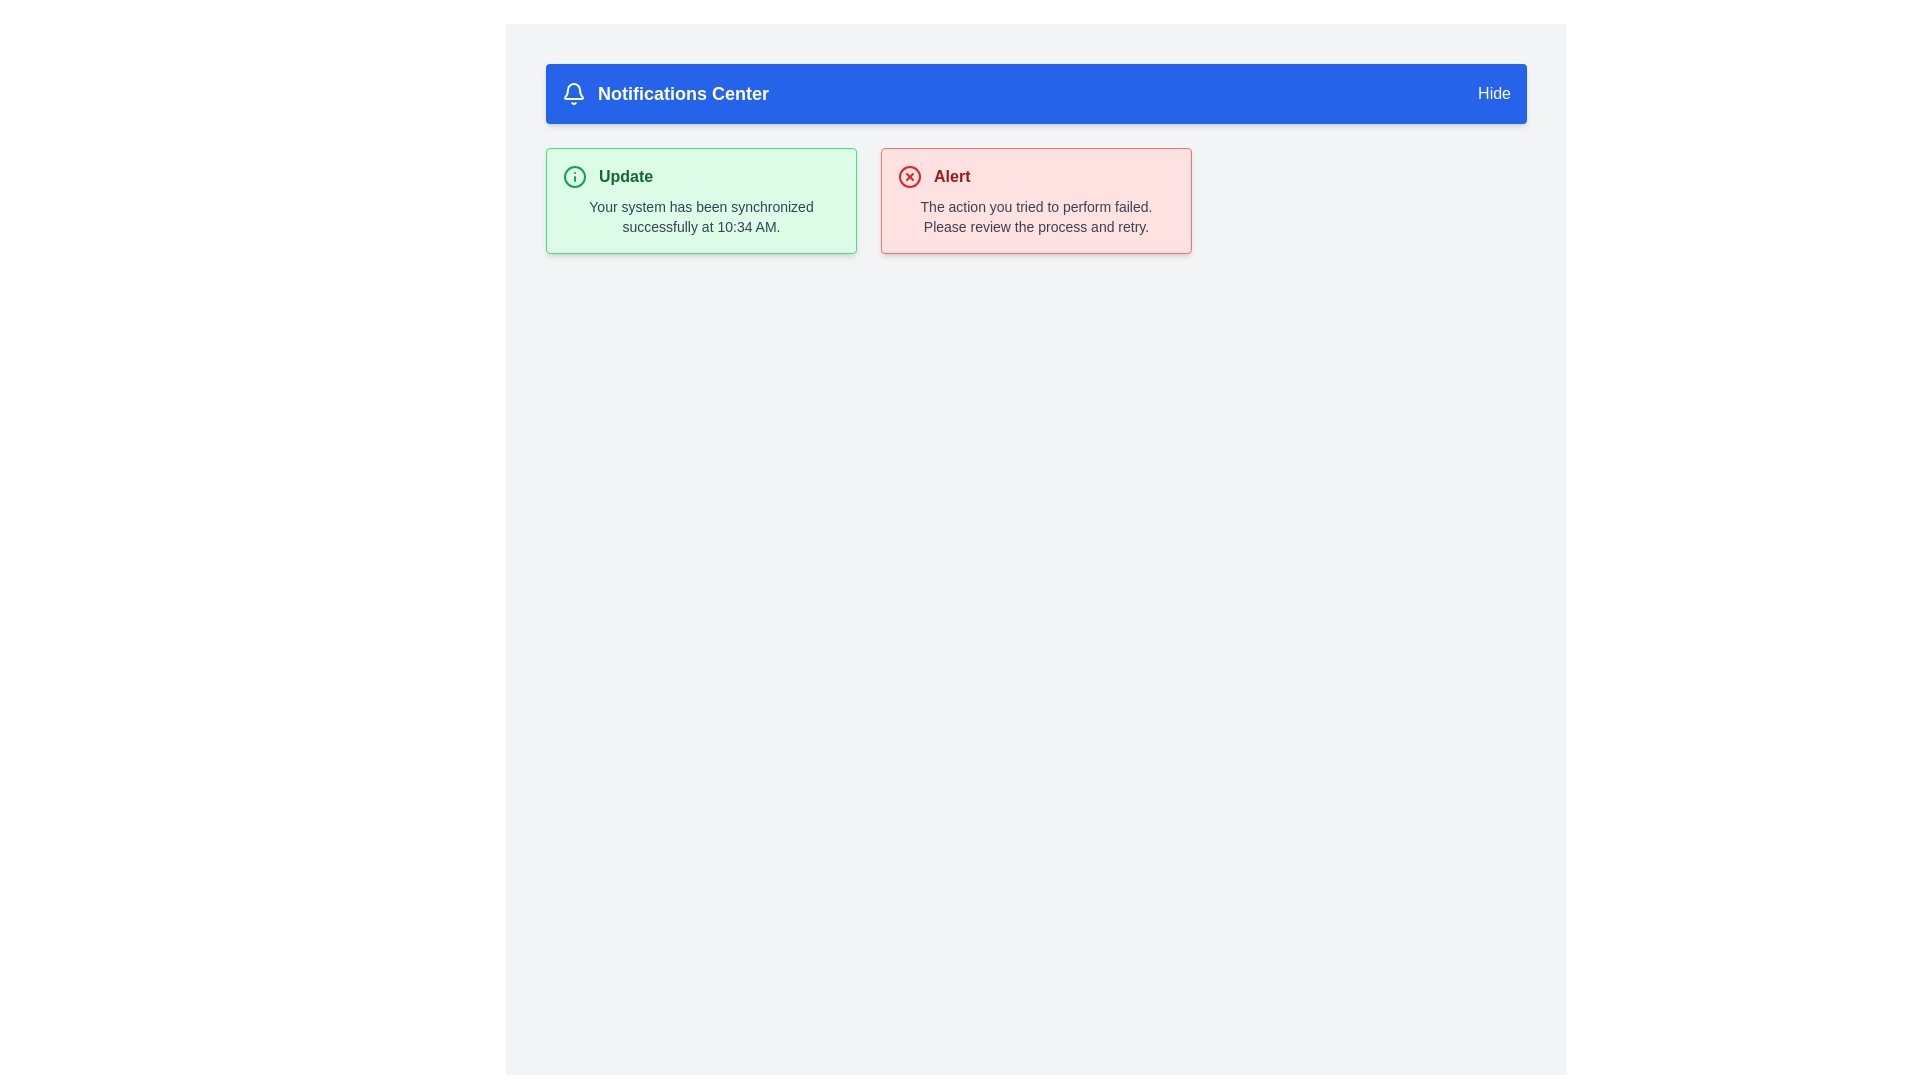 The image size is (1920, 1080). What do you see at coordinates (574, 176) in the screenshot?
I see `the circular green outlined 'info' icon located to the left of the 'Update' text within the notification card in the Notifications Center` at bounding box center [574, 176].